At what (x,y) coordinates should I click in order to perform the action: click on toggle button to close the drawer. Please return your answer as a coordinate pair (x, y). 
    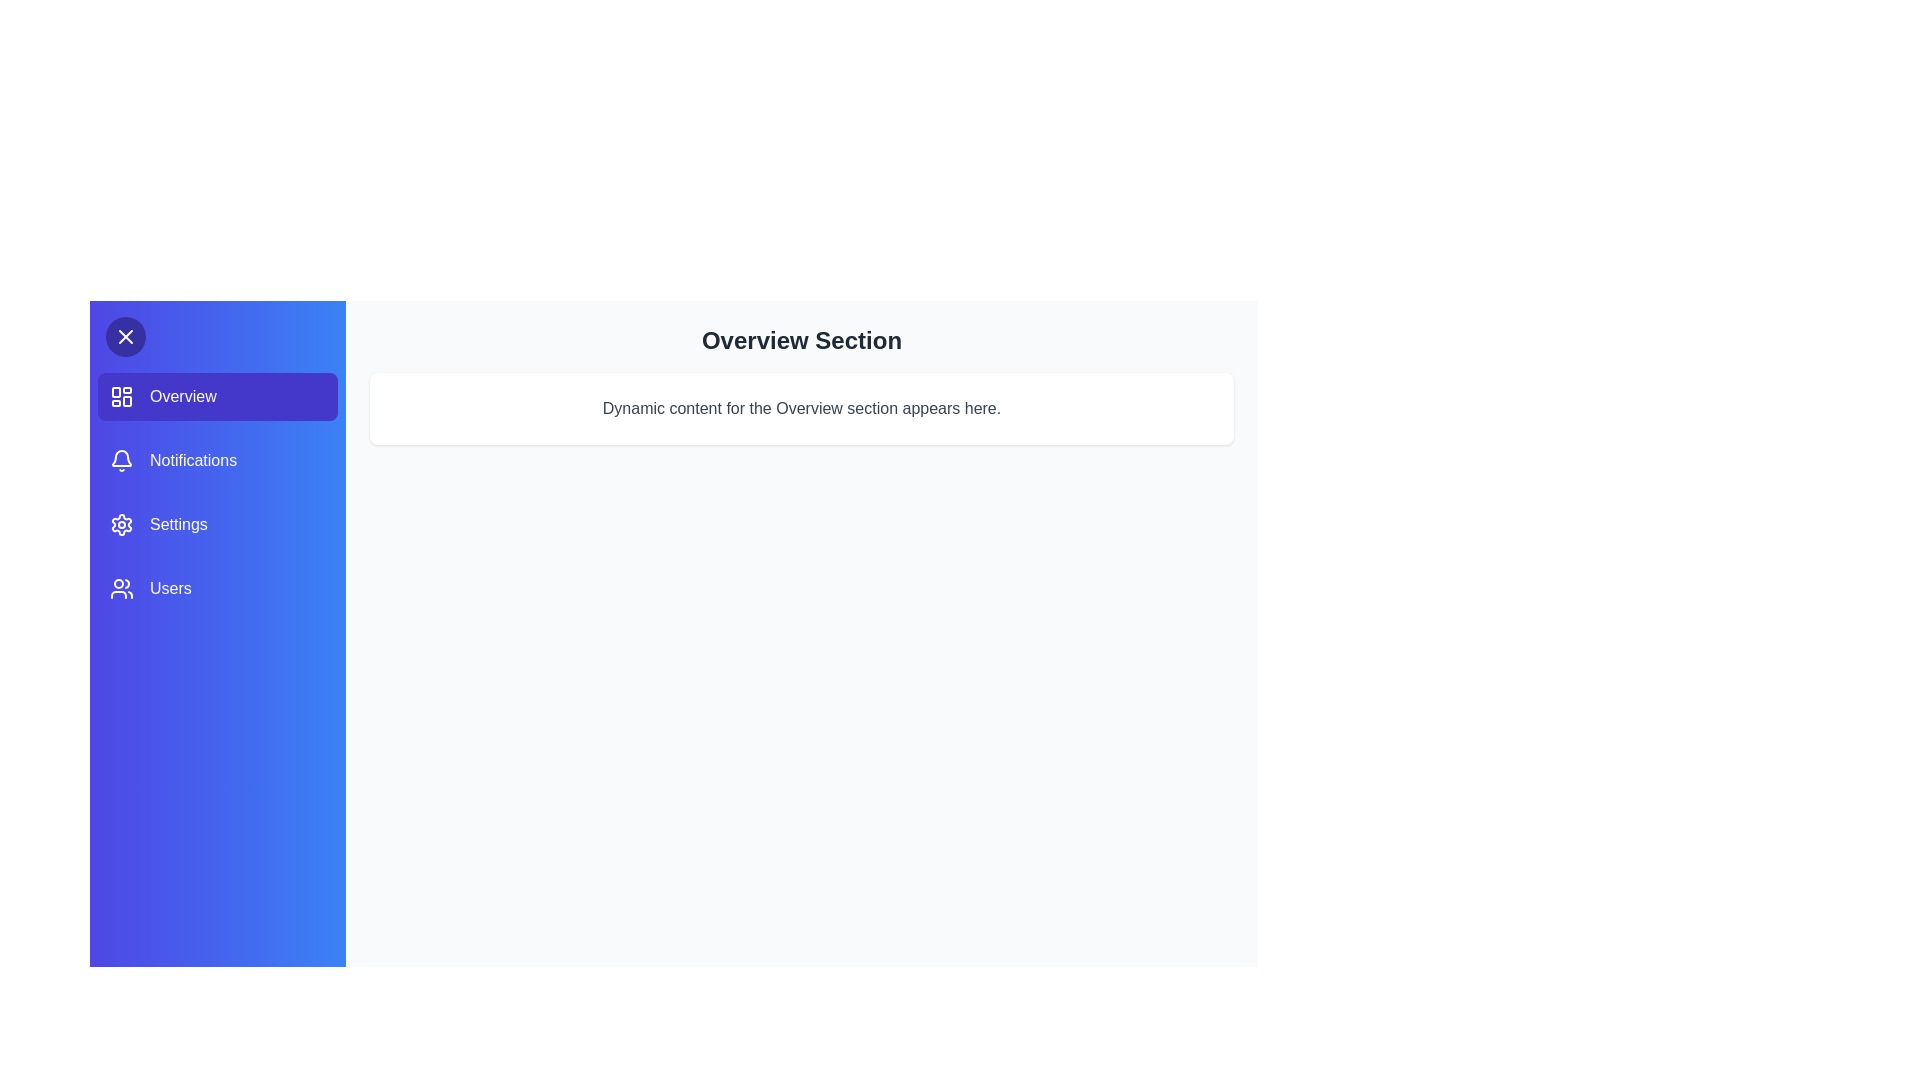
    Looking at the image, I should click on (124, 335).